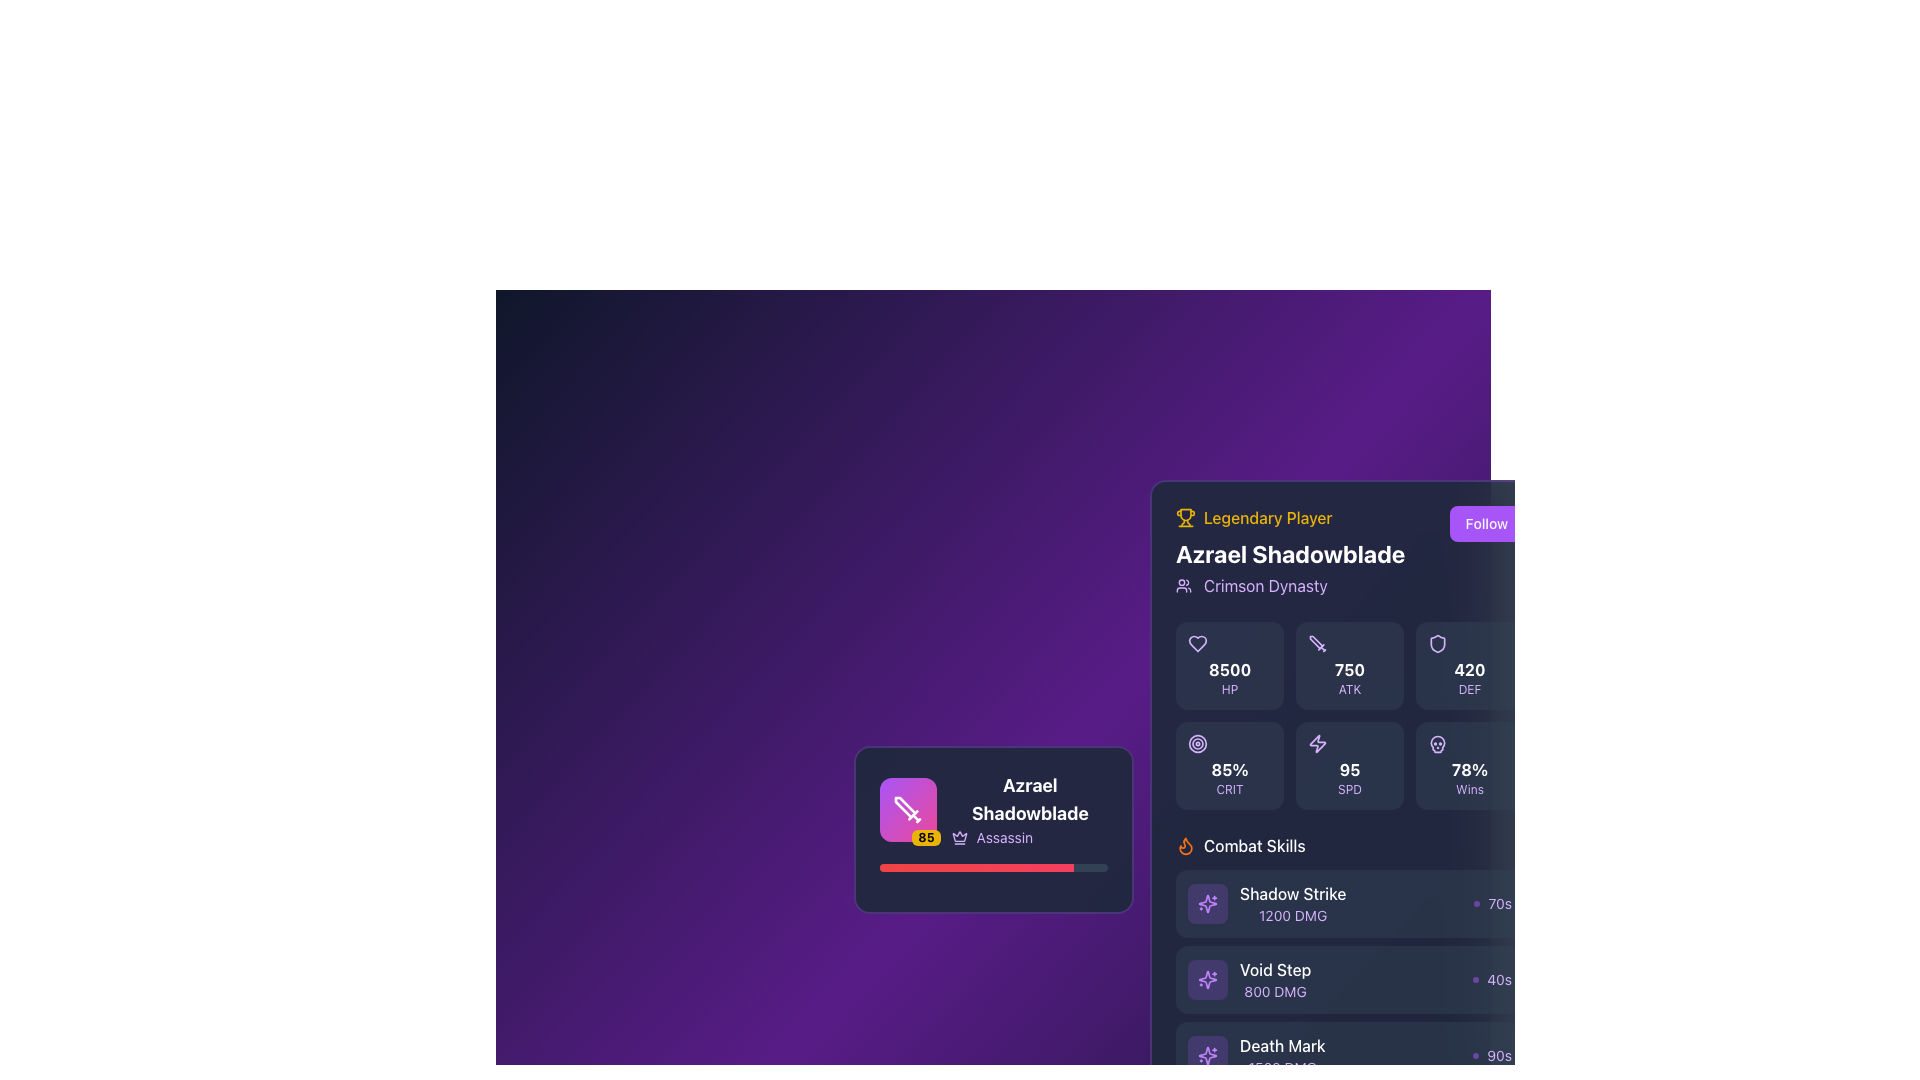  I want to click on the purple crown icon located to the left of the text 'Assassin', which is aligned horizontally with the text, so click(960, 837).